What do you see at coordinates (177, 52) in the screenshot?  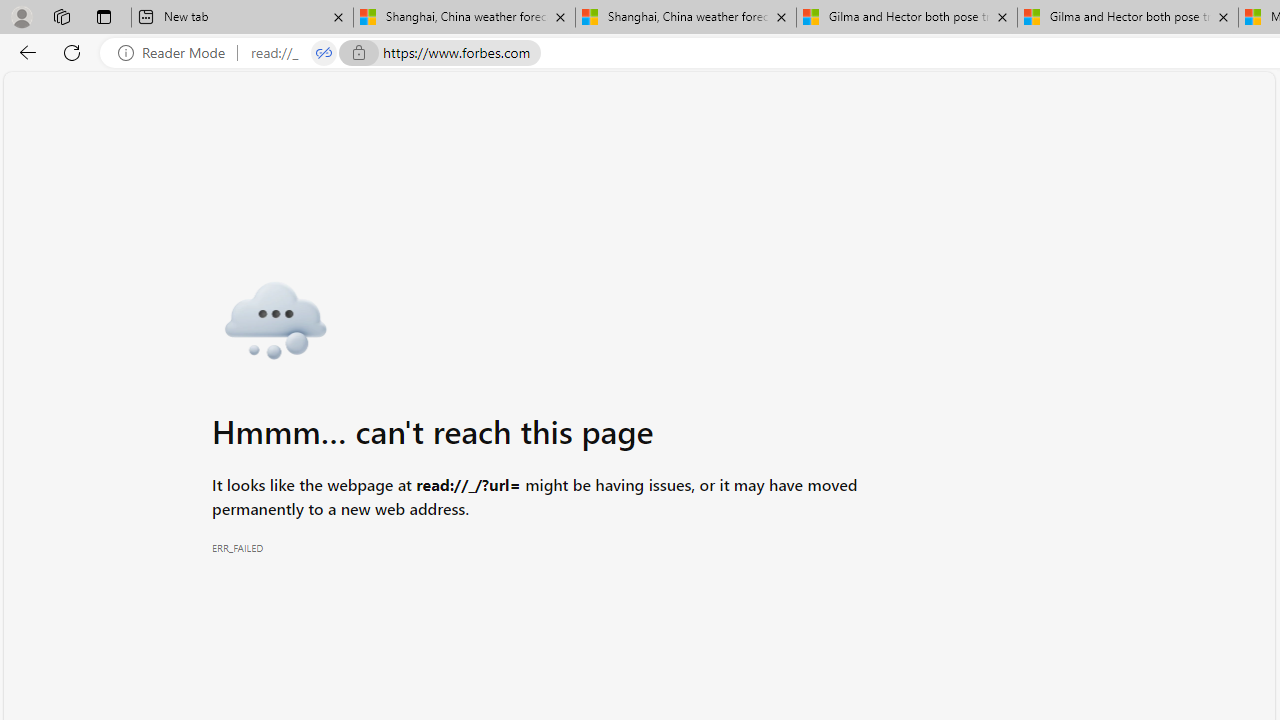 I see `'Reader Mode'` at bounding box center [177, 52].